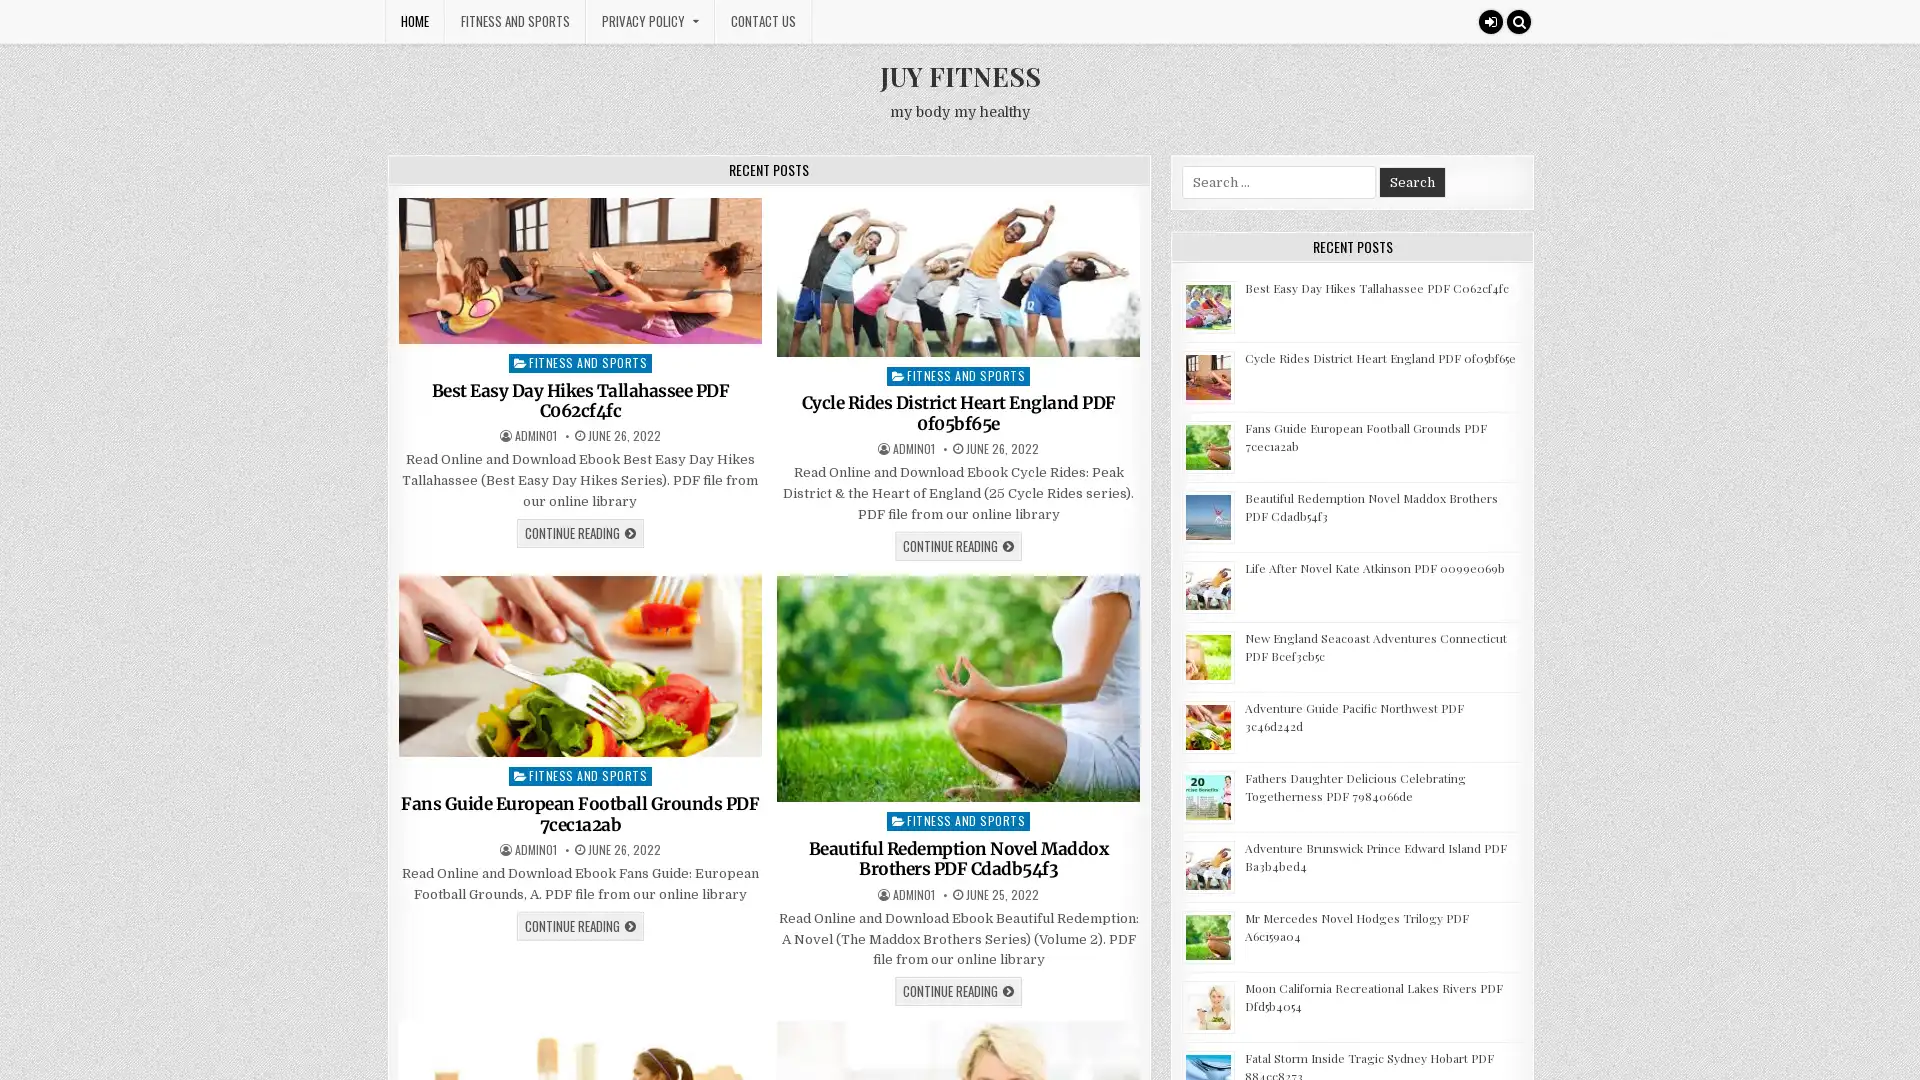 The image size is (1920, 1080). Describe the element at coordinates (1411, 182) in the screenshot. I see `Search` at that location.